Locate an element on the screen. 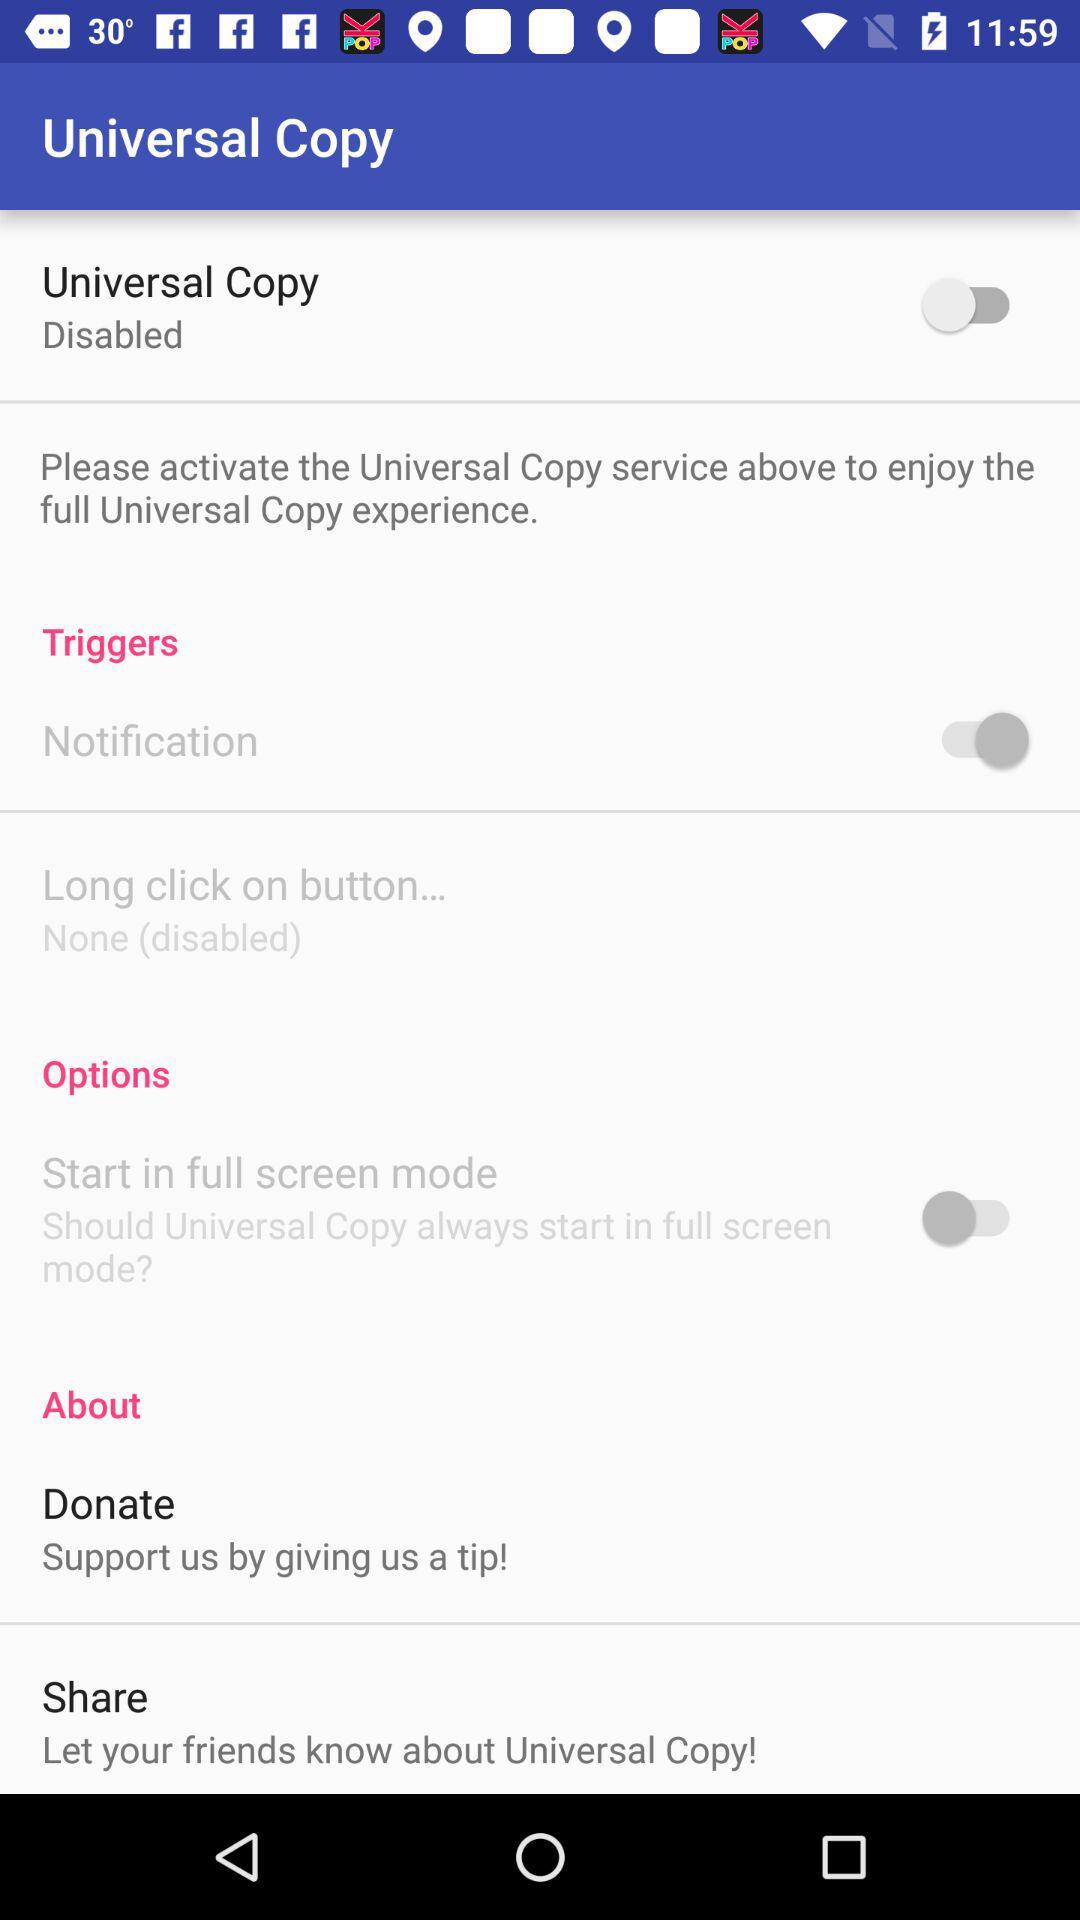 This screenshot has height=1920, width=1080. the support us by is located at coordinates (275, 1554).